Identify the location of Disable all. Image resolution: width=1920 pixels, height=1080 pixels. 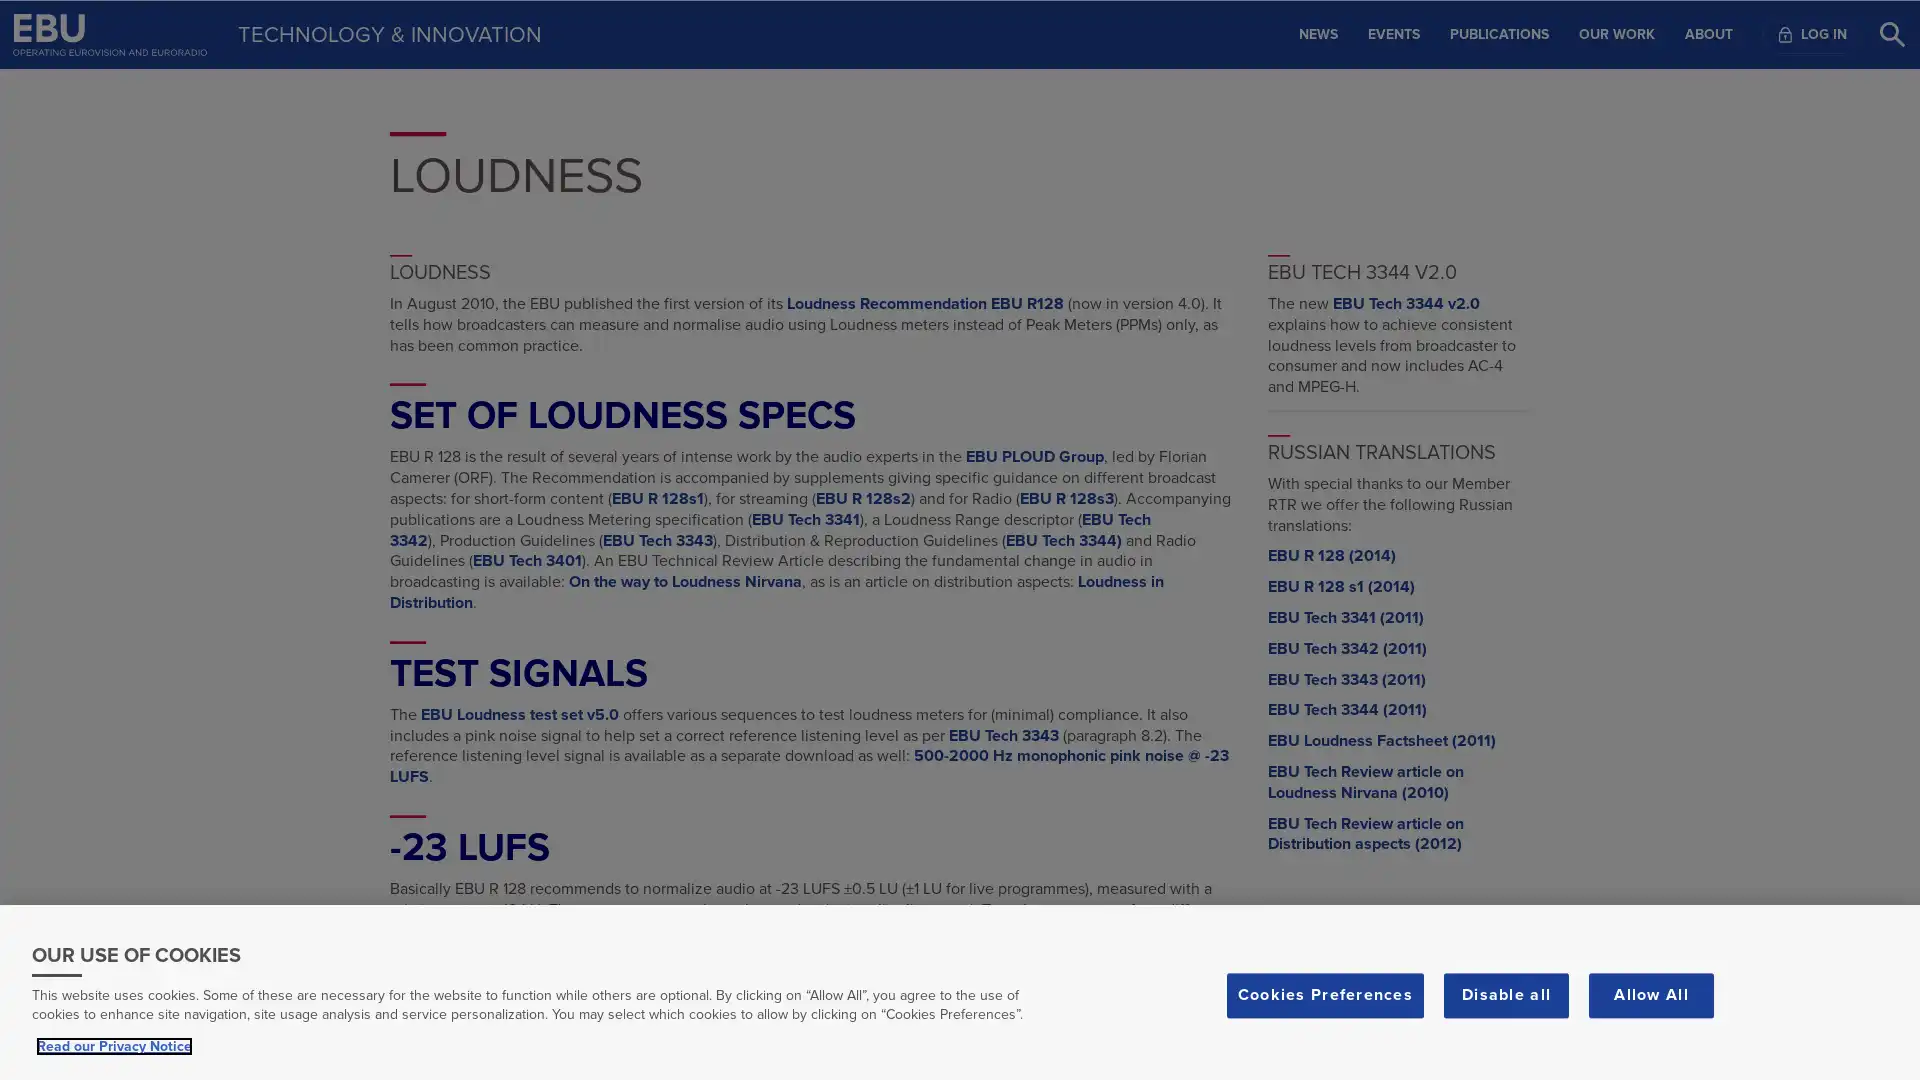
(1506, 995).